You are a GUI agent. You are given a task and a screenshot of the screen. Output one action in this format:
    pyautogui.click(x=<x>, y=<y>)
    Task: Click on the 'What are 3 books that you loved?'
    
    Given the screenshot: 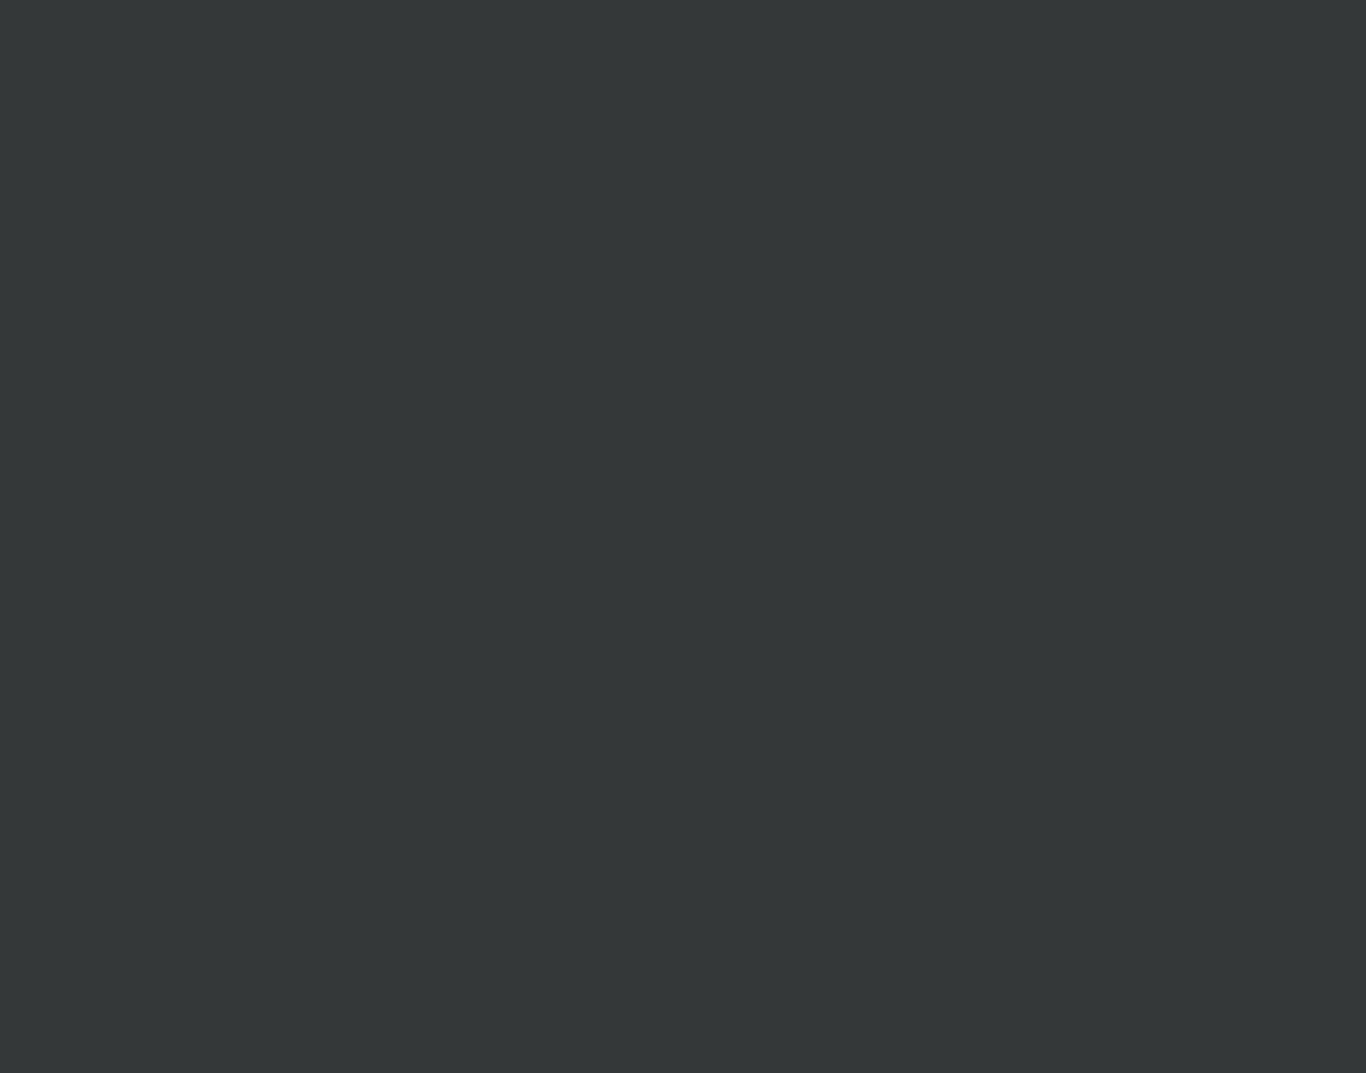 What is the action you would take?
    pyautogui.click(x=728, y=119)
    